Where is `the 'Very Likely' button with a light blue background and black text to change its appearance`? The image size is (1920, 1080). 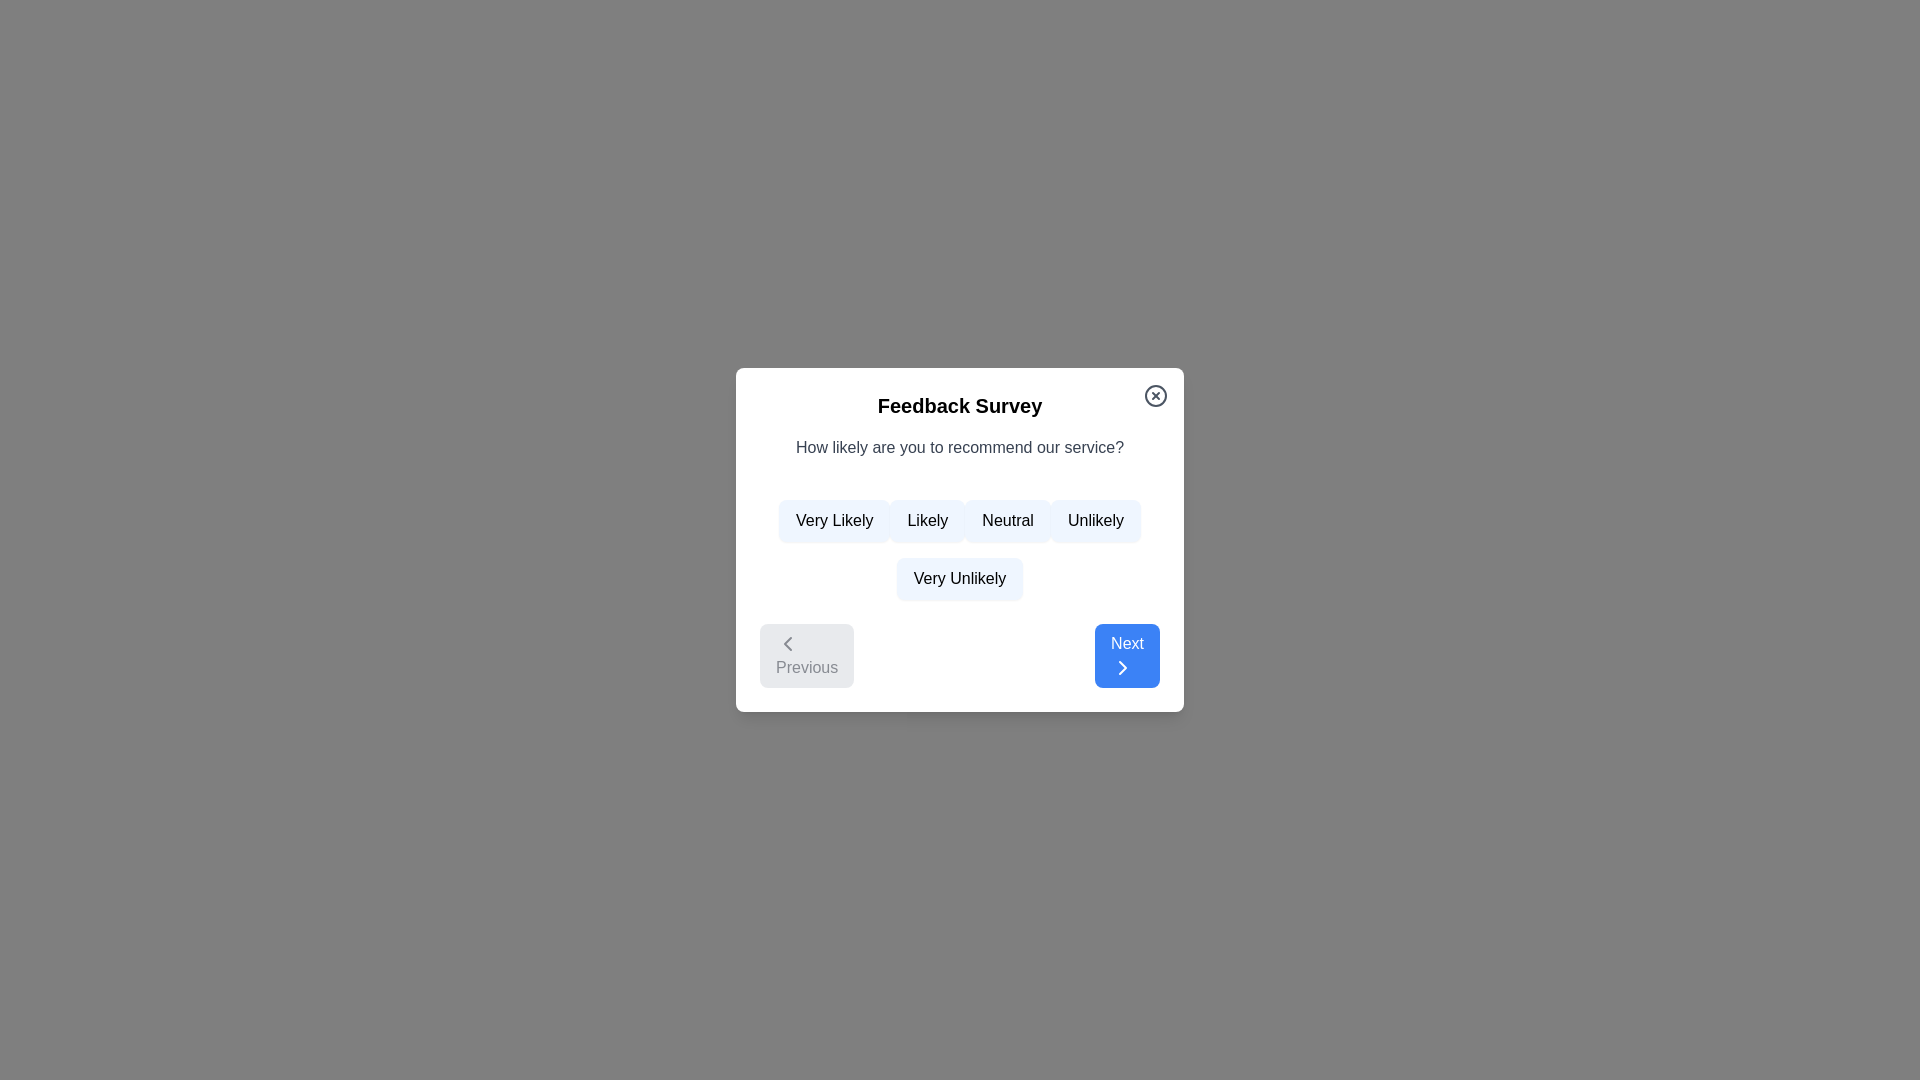
the 'Very Likely' button with a light blue background and black text to change its appearance is located at coordinates (834, 519).